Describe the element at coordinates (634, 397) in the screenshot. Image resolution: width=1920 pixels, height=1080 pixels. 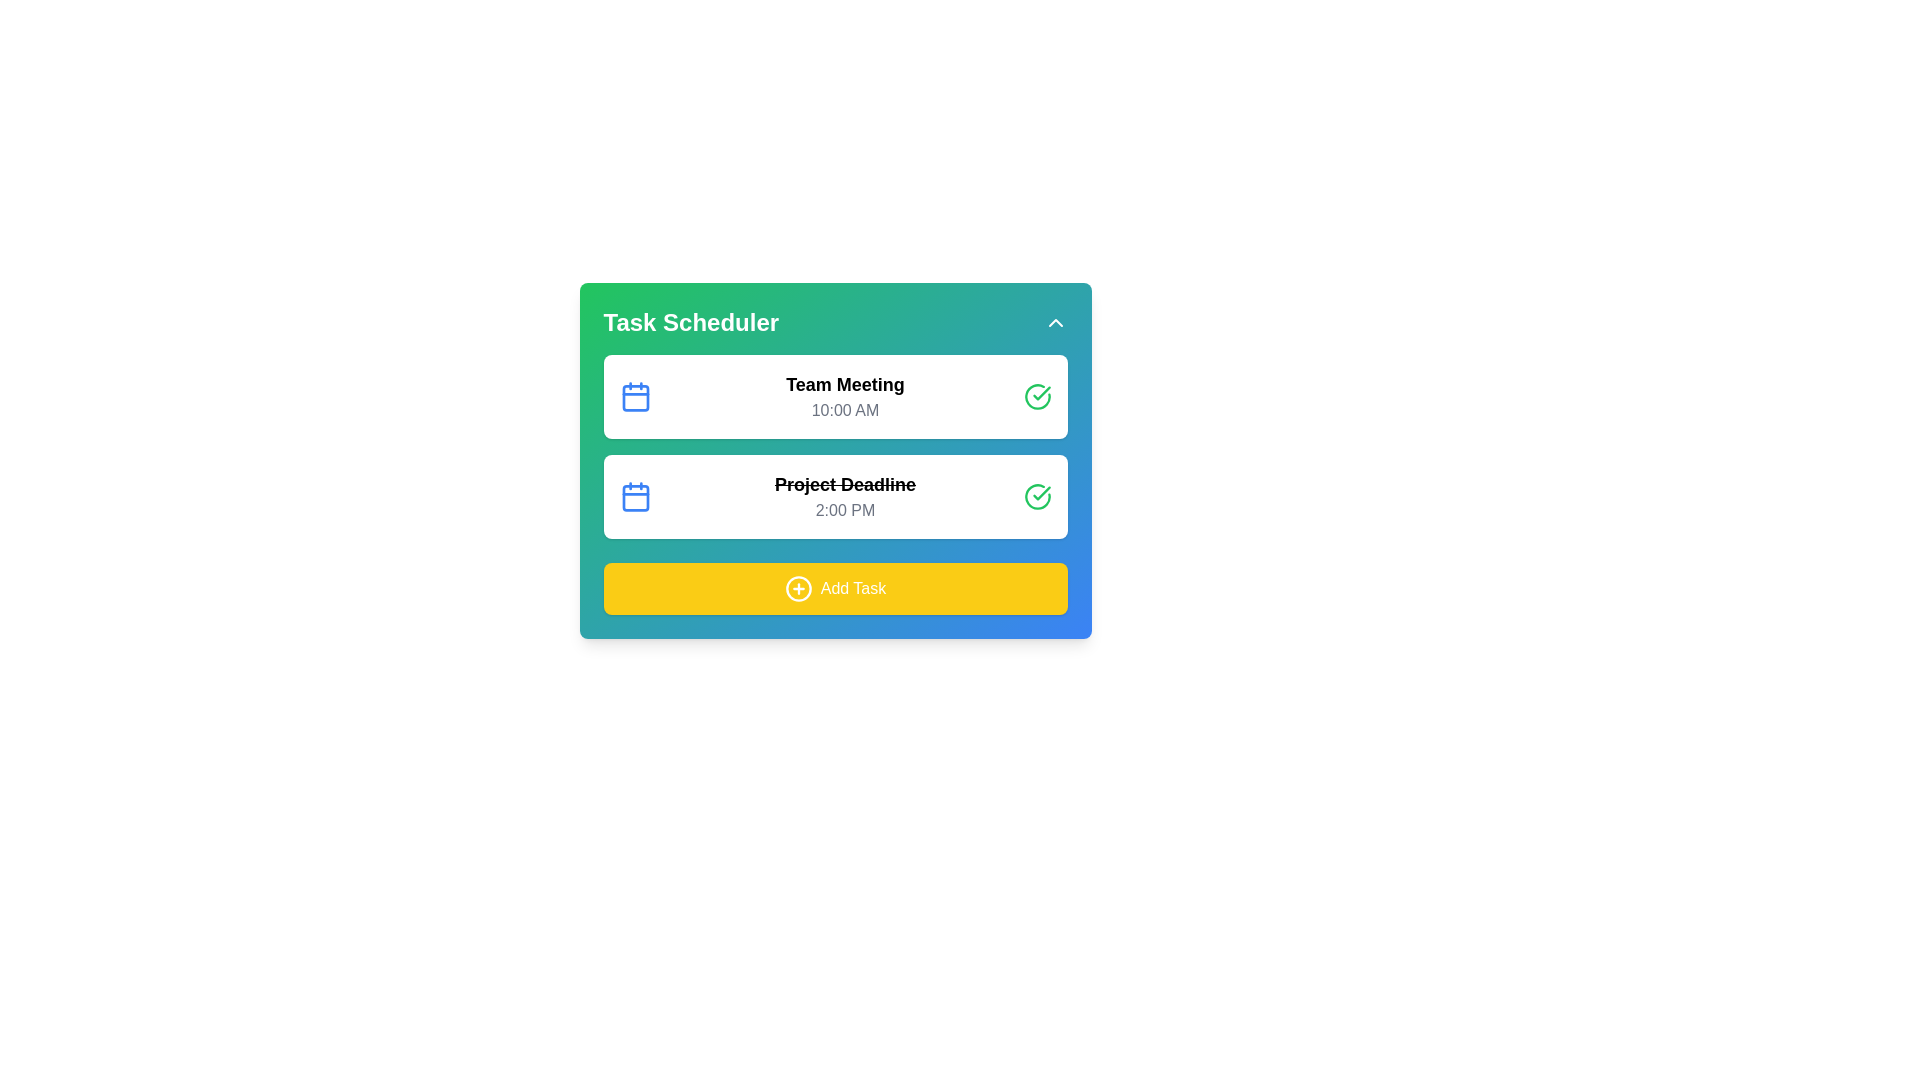
I see `the calendar icon representing the 'Team Meeting' event in the Task Scheduler list, located to the left of the event text` at that location.